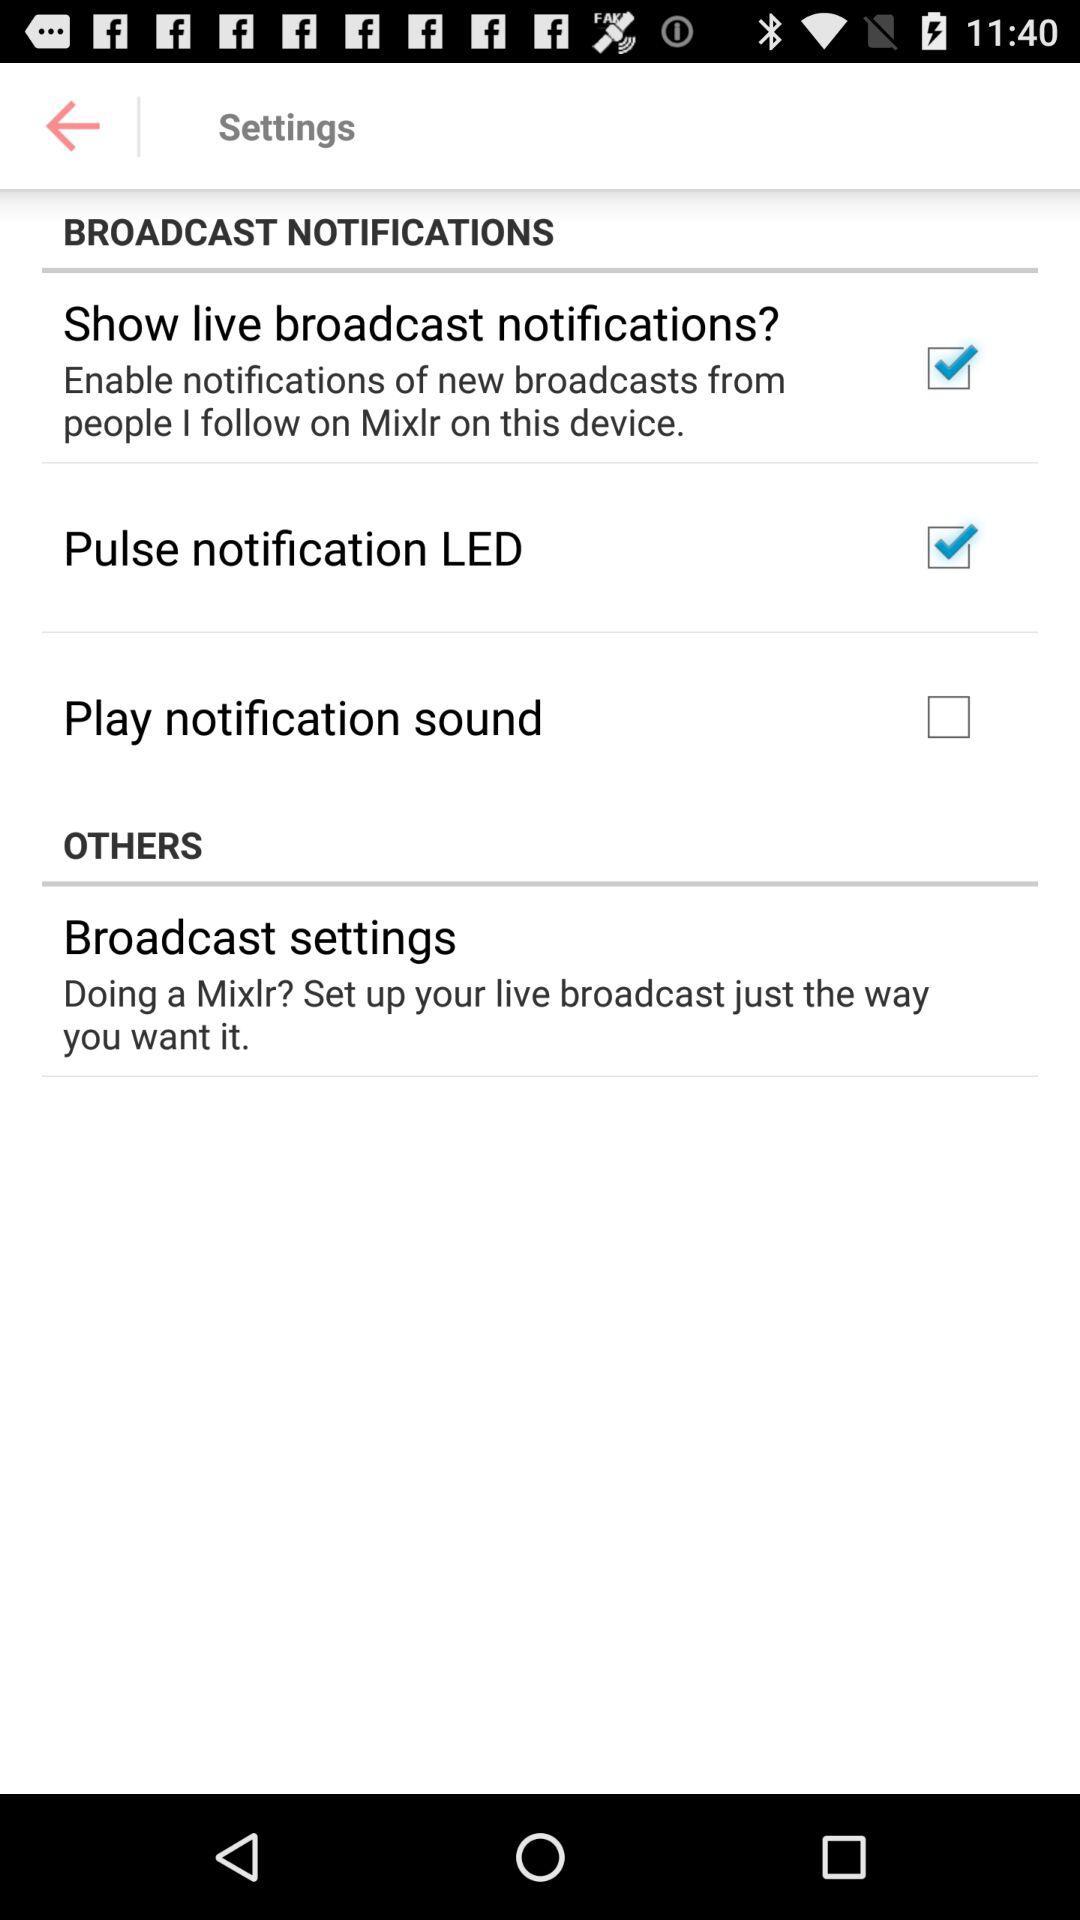 The height and width of the screenshot is (1920, 1080). What do you see at coordinates (525, 1013) in the screenshot?
I see `the icon below the broadcast settings item` at bounding box center [525, 1013].